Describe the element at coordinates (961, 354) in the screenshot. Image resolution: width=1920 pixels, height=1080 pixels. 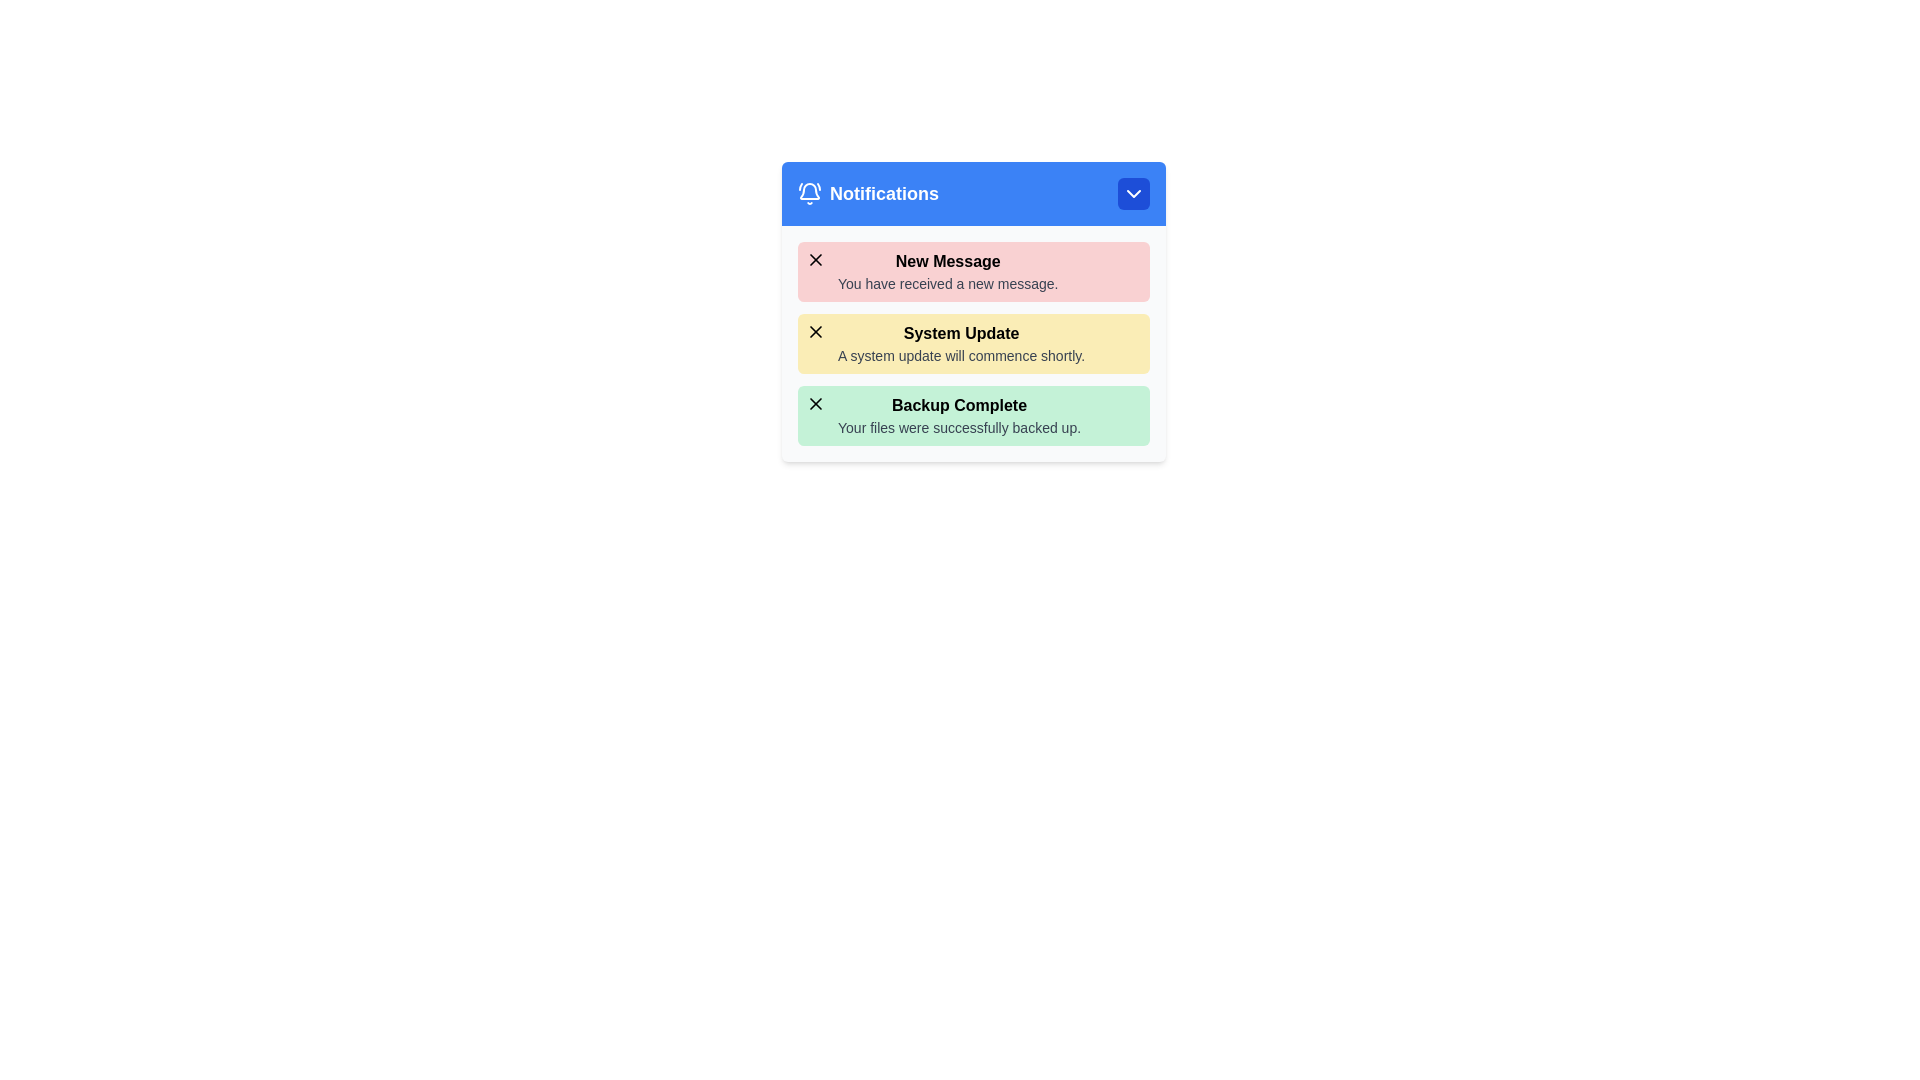
I see `static text that says 'A system update will commence shortly.' which is displayed in a smaller gray font and is surrounded by a yellow background, located beneath the header 'System Update'` at that location.